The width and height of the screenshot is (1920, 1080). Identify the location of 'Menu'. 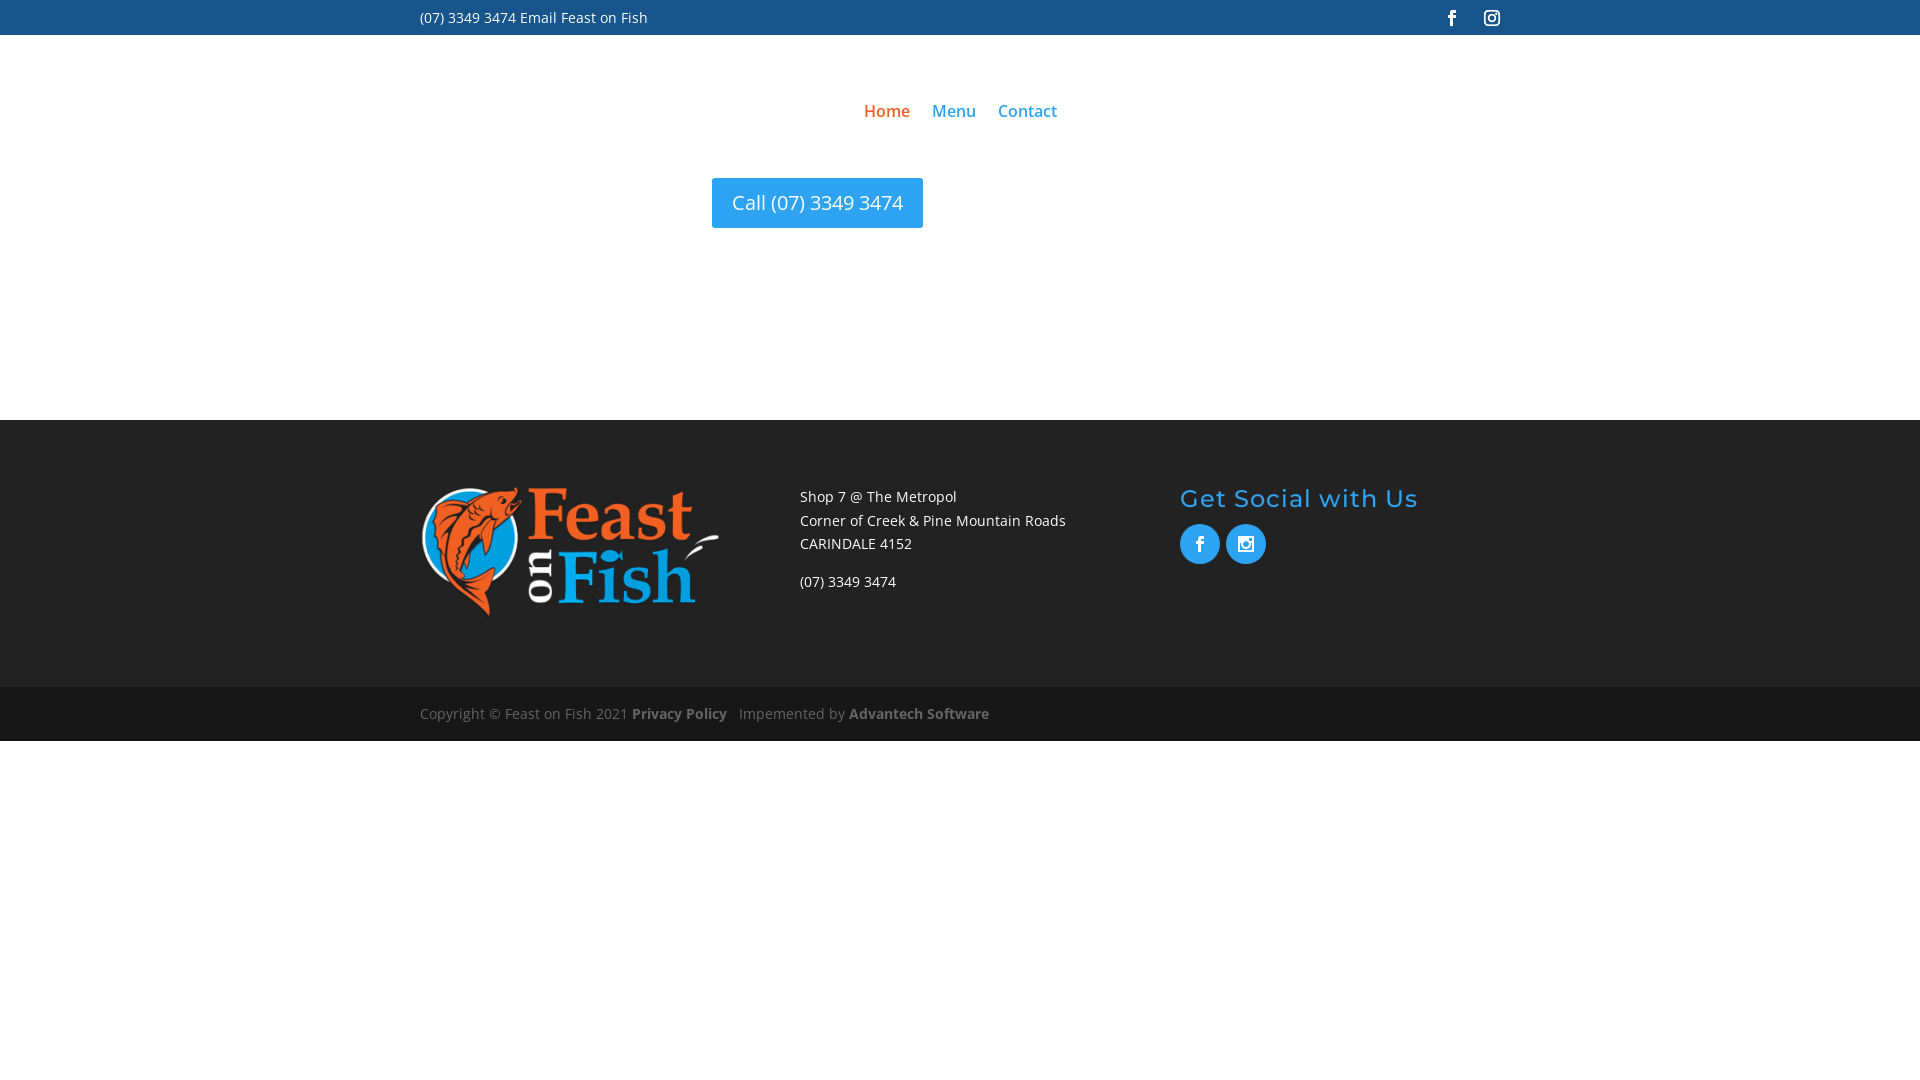
(953, 111).